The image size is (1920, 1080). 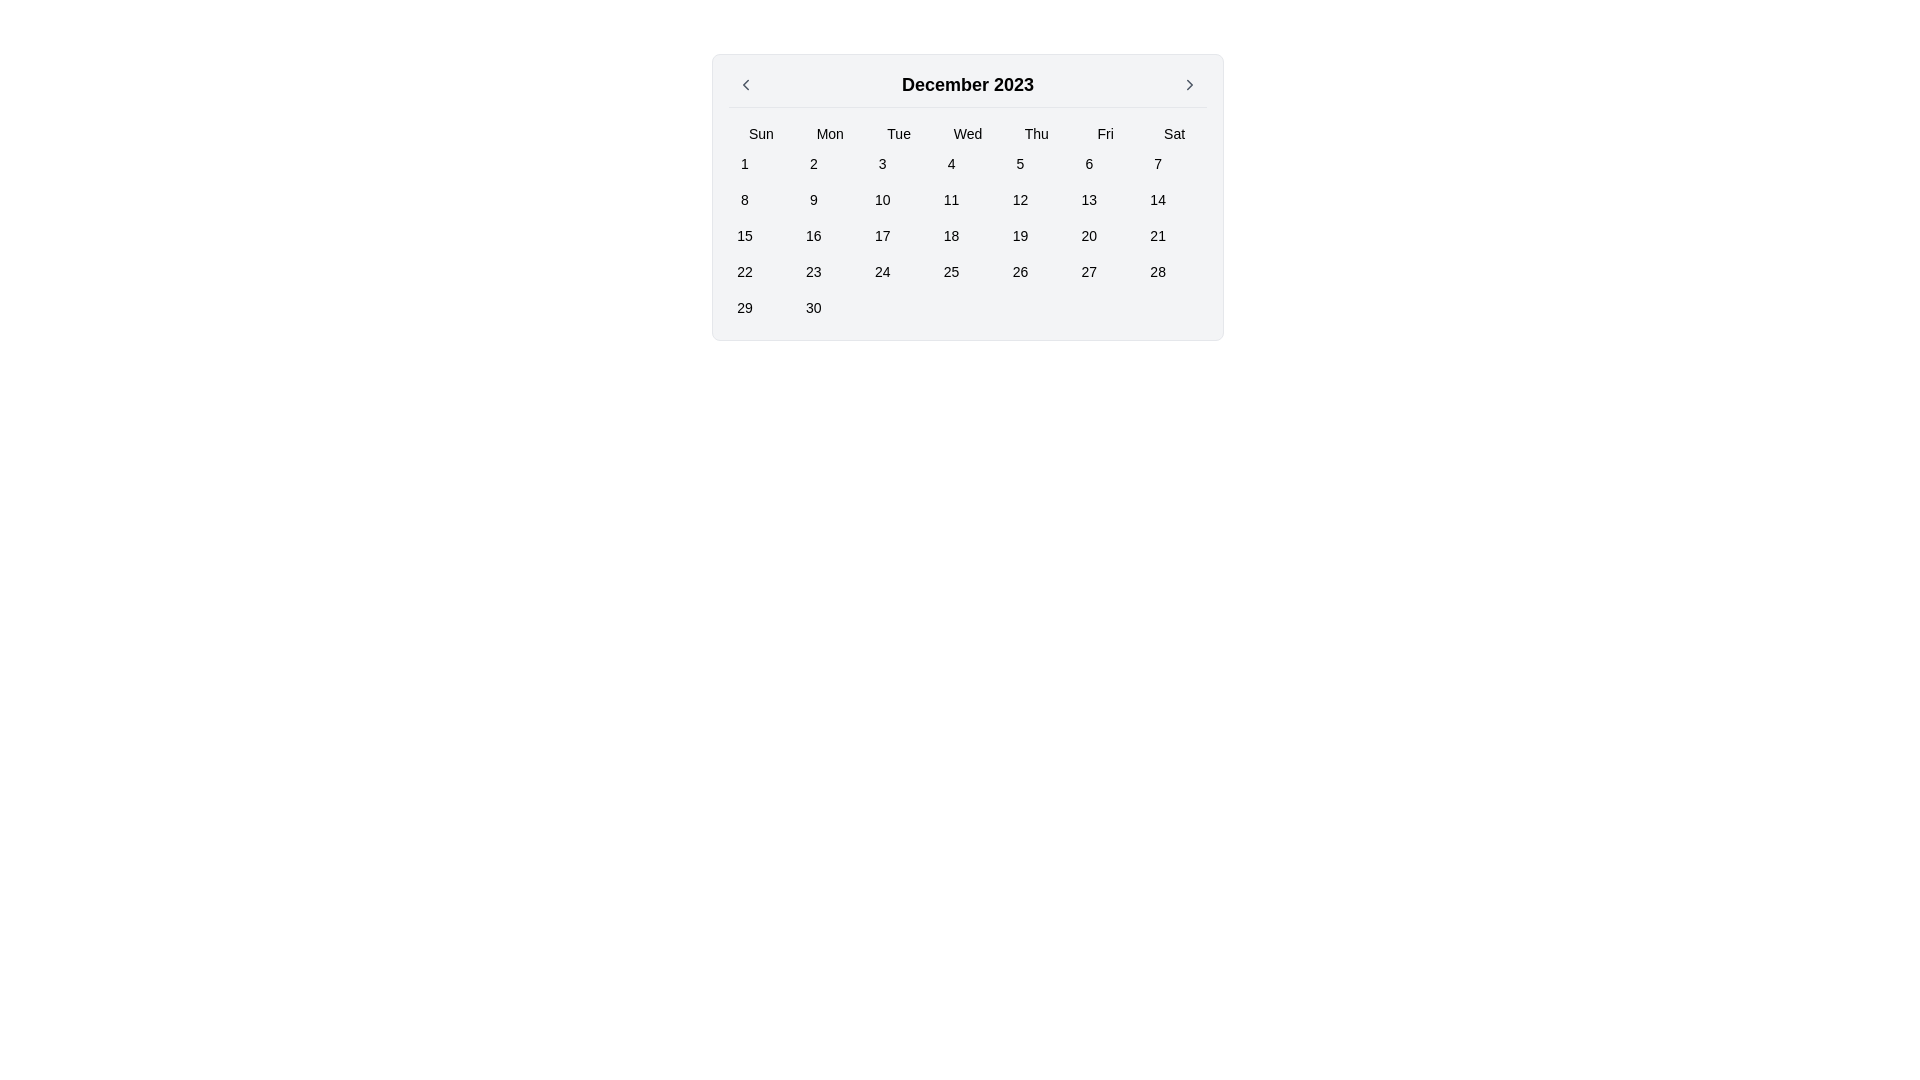 What do you see at coordinates (743, 308) in the screenshot?
I see `the selectable date button located in the sixth row and first column of the calendar grid` at bounding box center [743, 308].